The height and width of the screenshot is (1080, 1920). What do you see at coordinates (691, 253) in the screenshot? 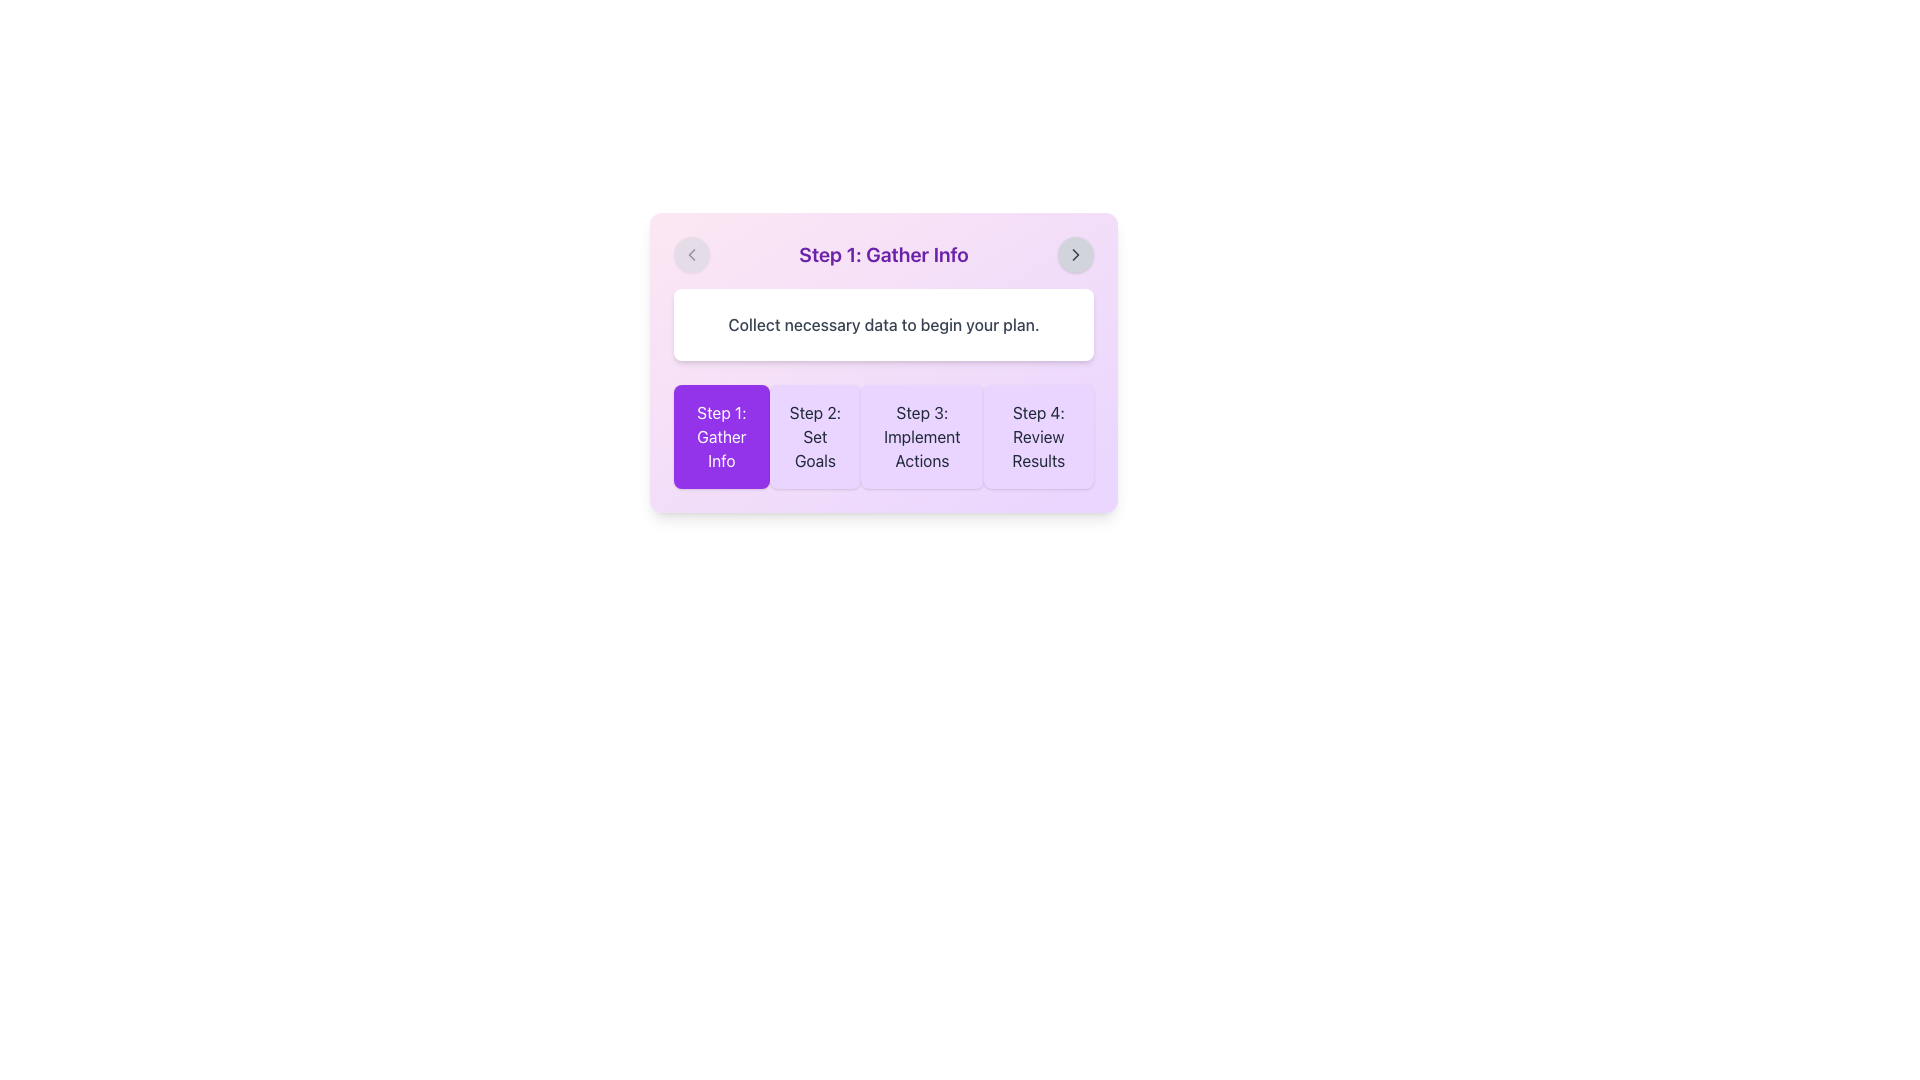
I see `the left-facing arrow icon within the circular button located in the top-left region of the navigation interface, which is part of the back navigation control` at bounding box center [691, 253].